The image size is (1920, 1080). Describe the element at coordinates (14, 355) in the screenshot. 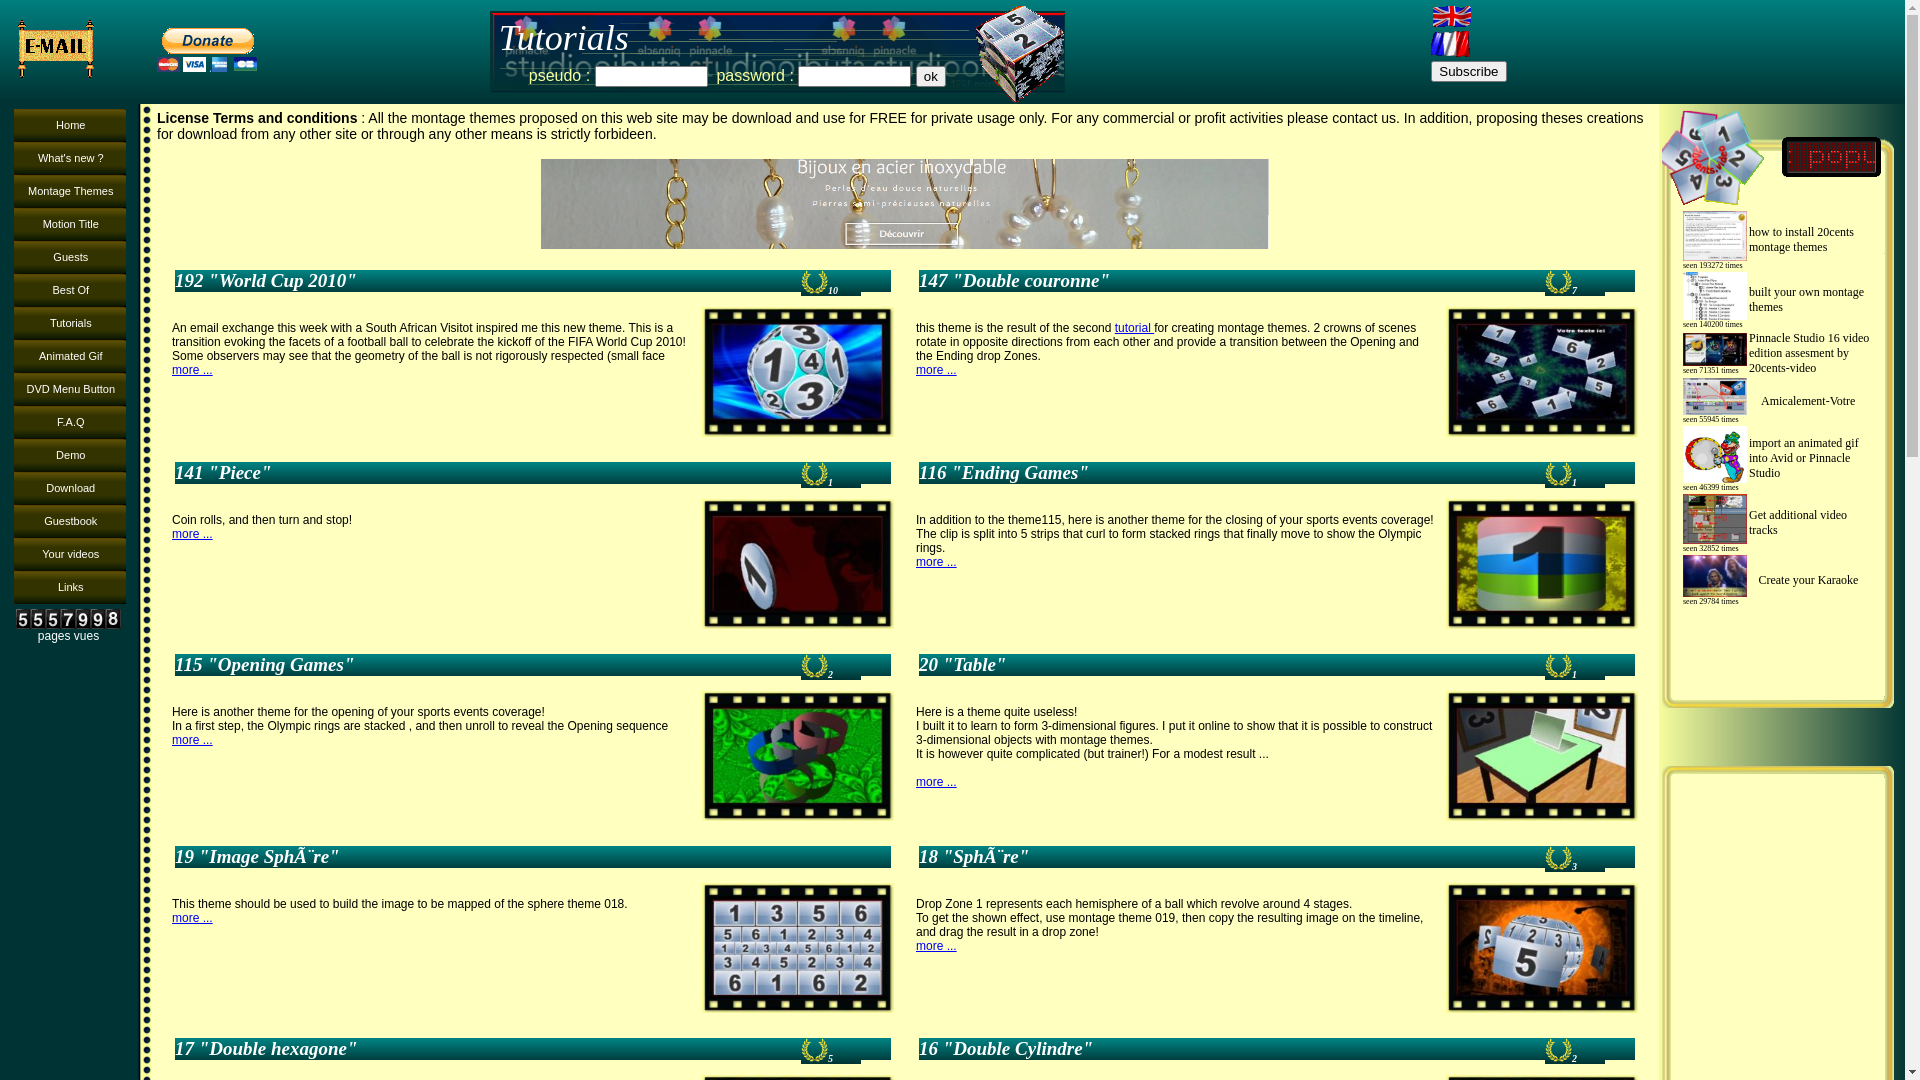

I see `'Animated Gif'` at that location.